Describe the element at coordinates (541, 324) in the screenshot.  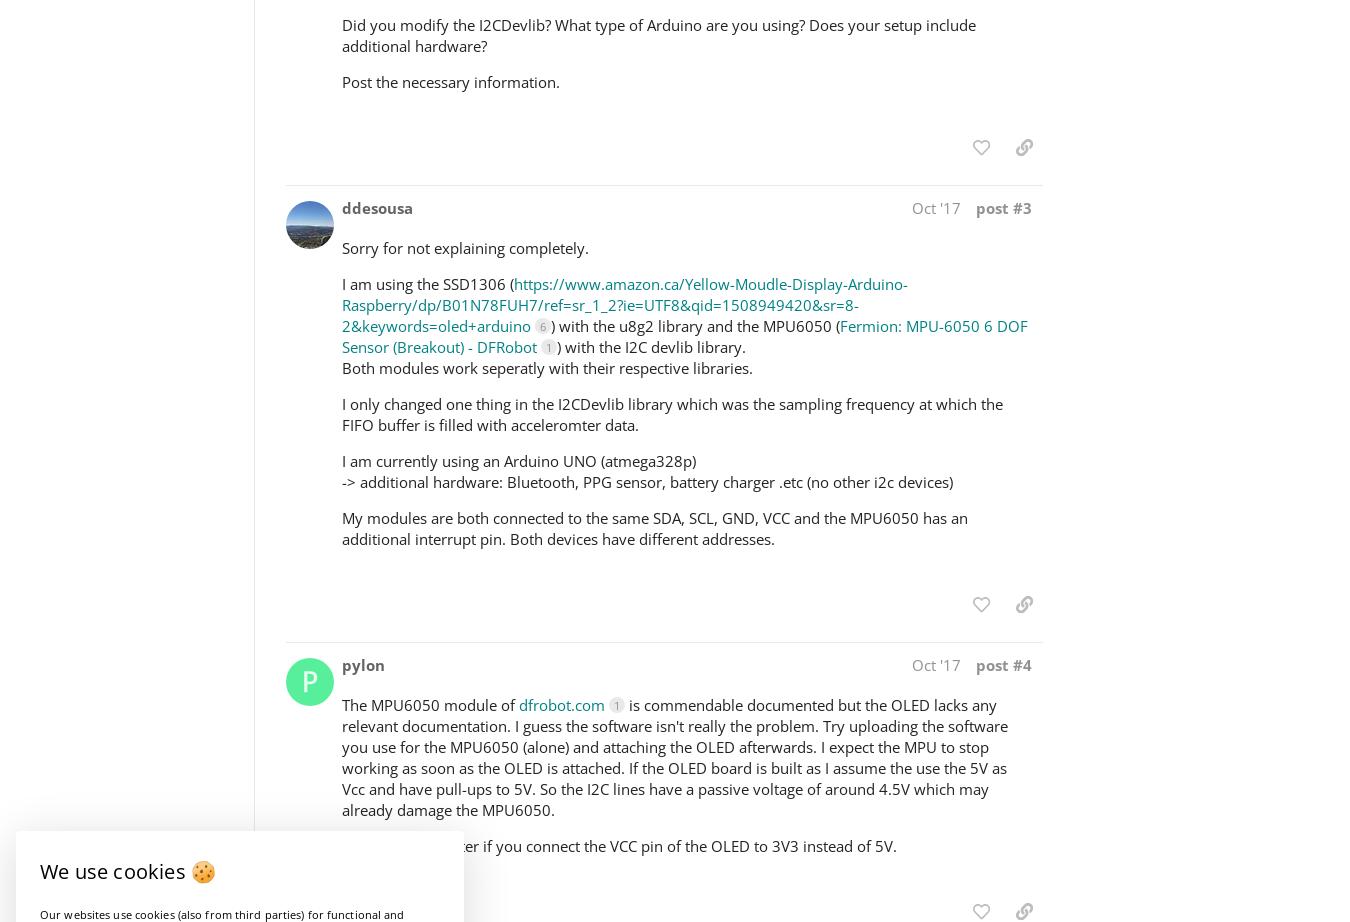
I see `'6'` at that location.